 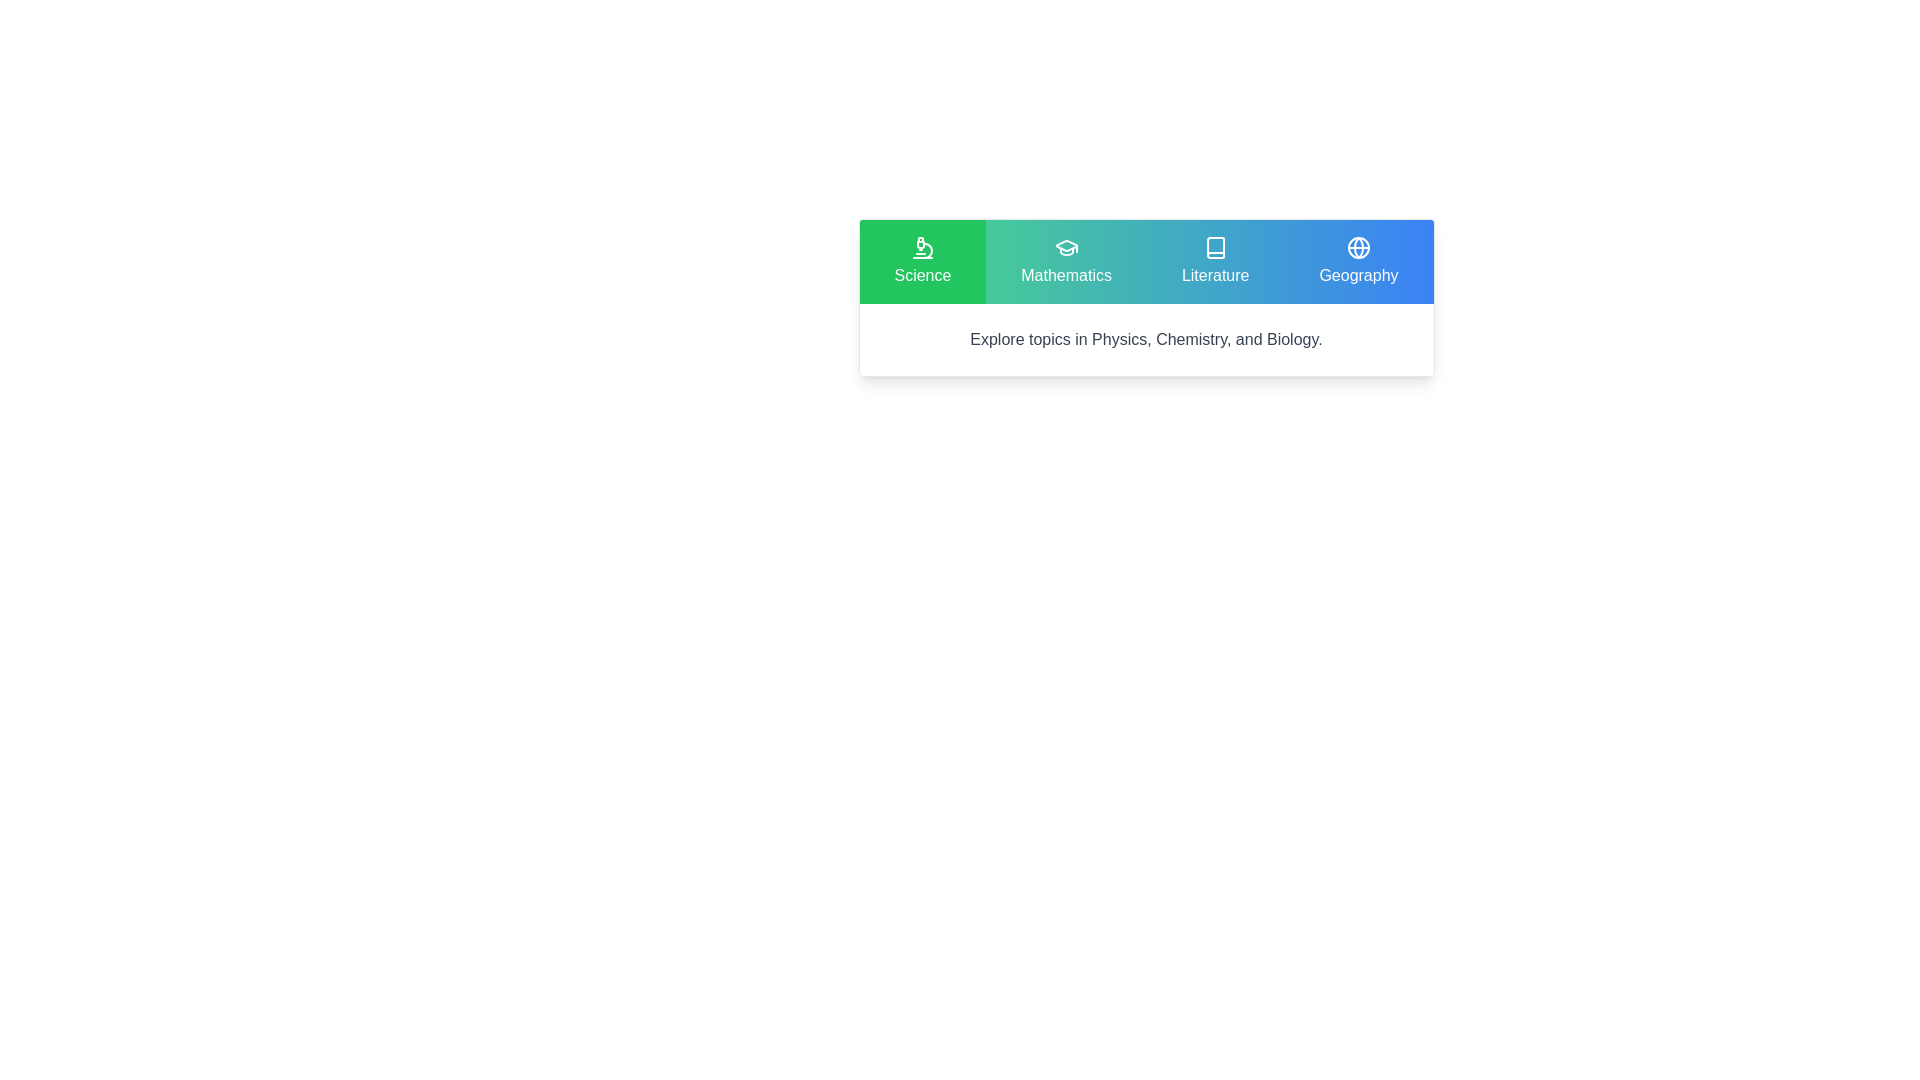 What do you see at coordinates (921, 246) in the screenshot?
I see `the decorative 'Science' category icon located in the leftmost panel of the horizontal menu bar, which is visually centered within the green background area and directly above the 'Science' text` at bounding box center [921, 246].